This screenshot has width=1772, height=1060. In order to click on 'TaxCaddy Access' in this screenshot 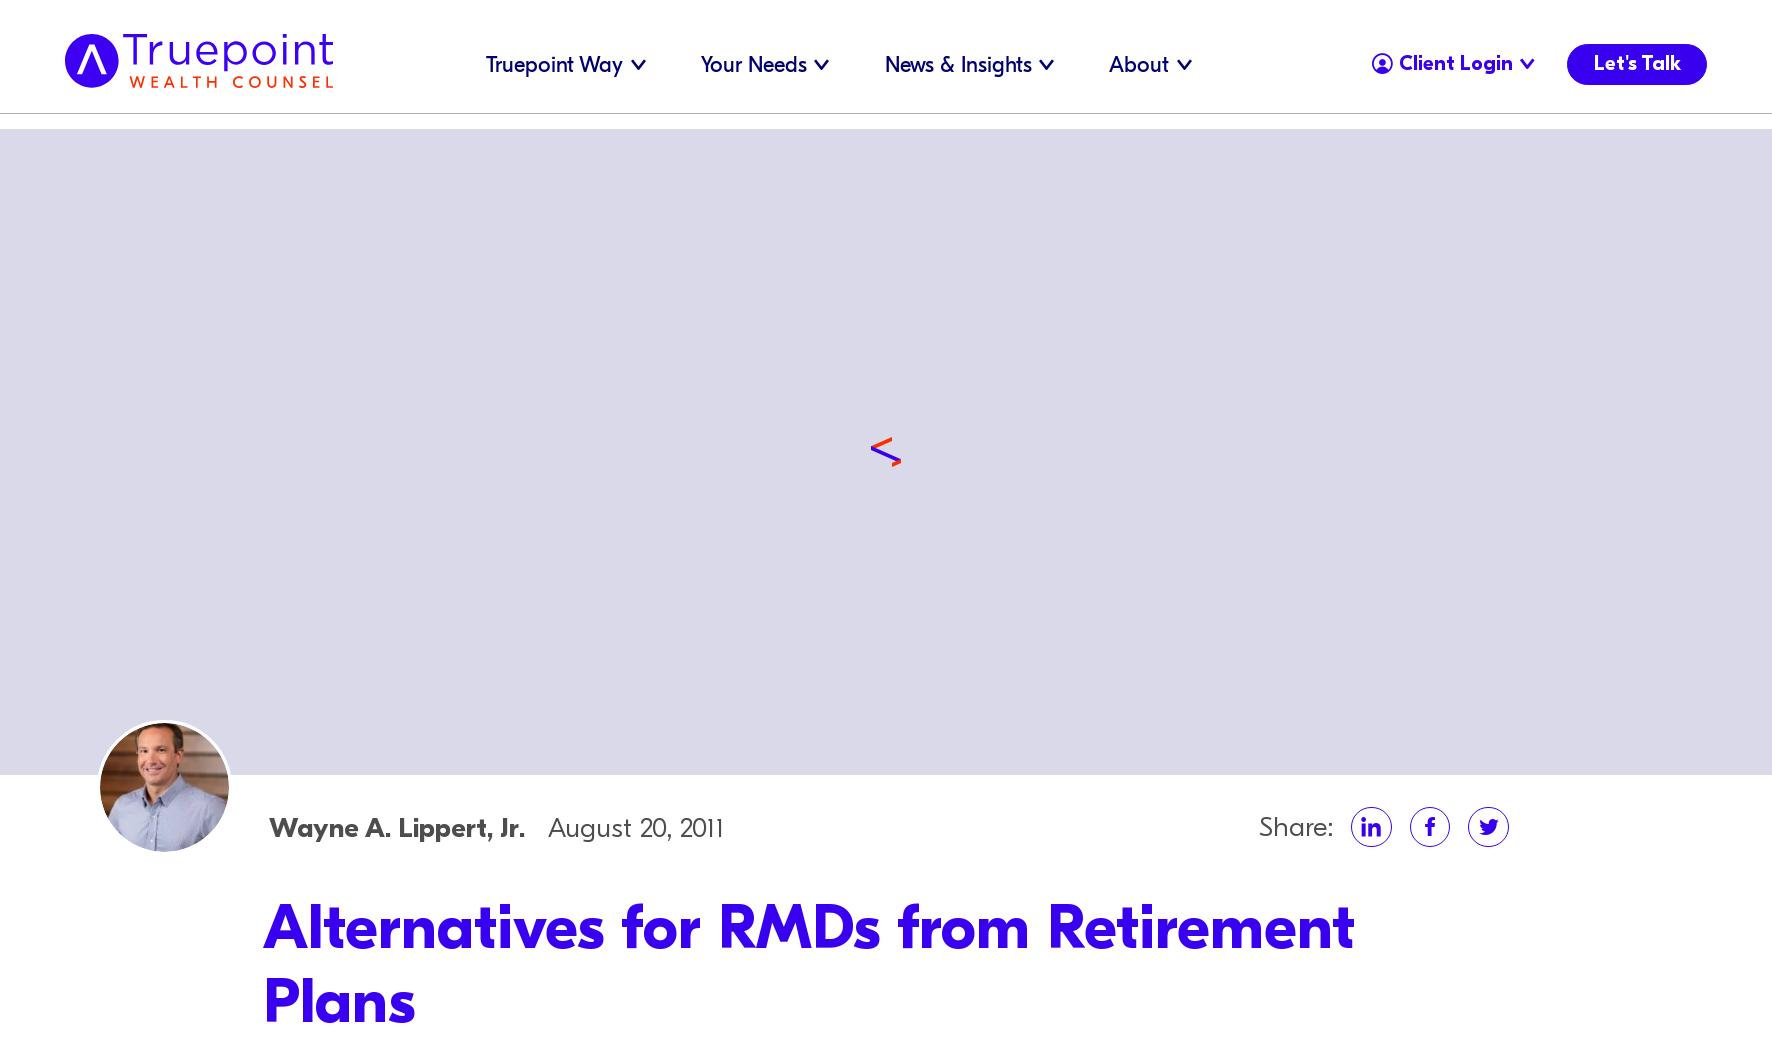, I will do `click(1435, 55)`.